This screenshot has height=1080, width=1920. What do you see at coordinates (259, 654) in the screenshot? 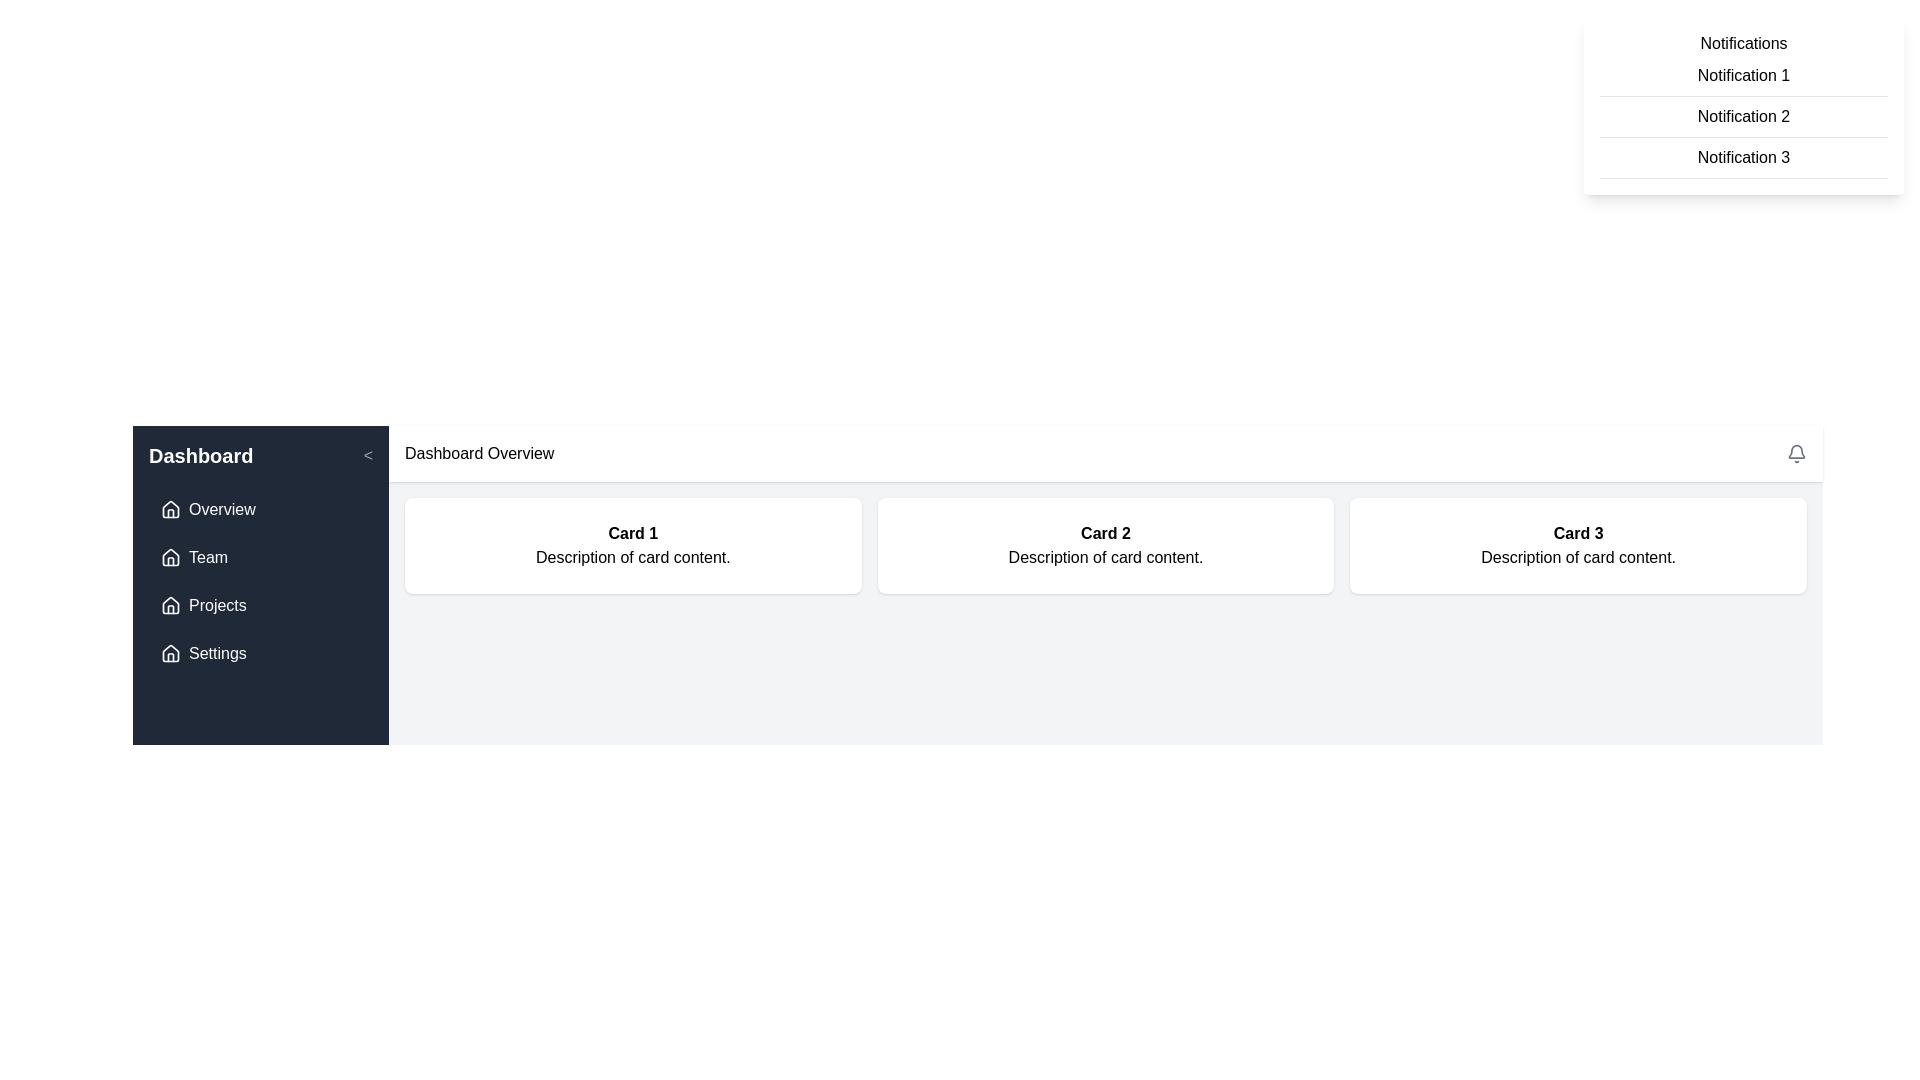
I see `the 'Settings' navigation button located as the fourth item in the vertically stacked menu on the left sidebar` at bounding box center [259, 654].